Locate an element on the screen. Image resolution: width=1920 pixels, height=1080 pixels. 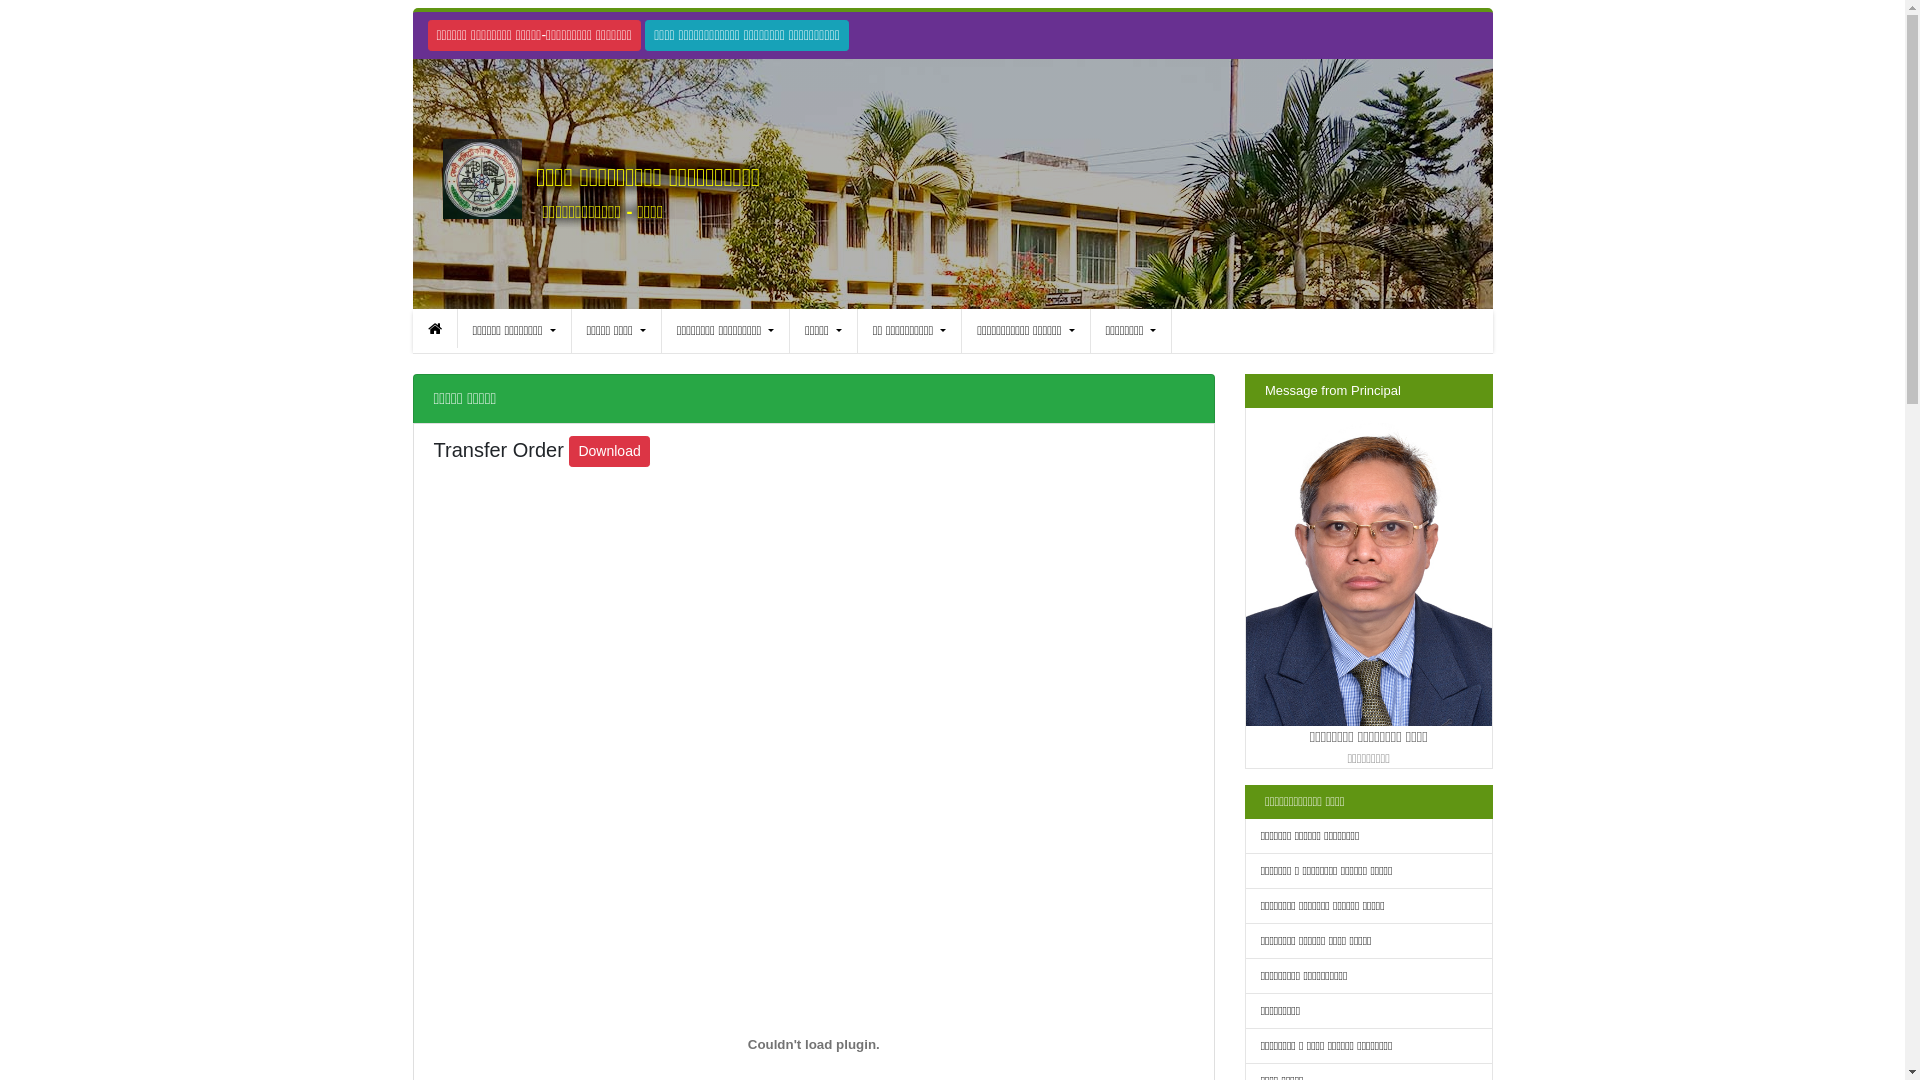
'Download' is located at coordinates (568, 451).